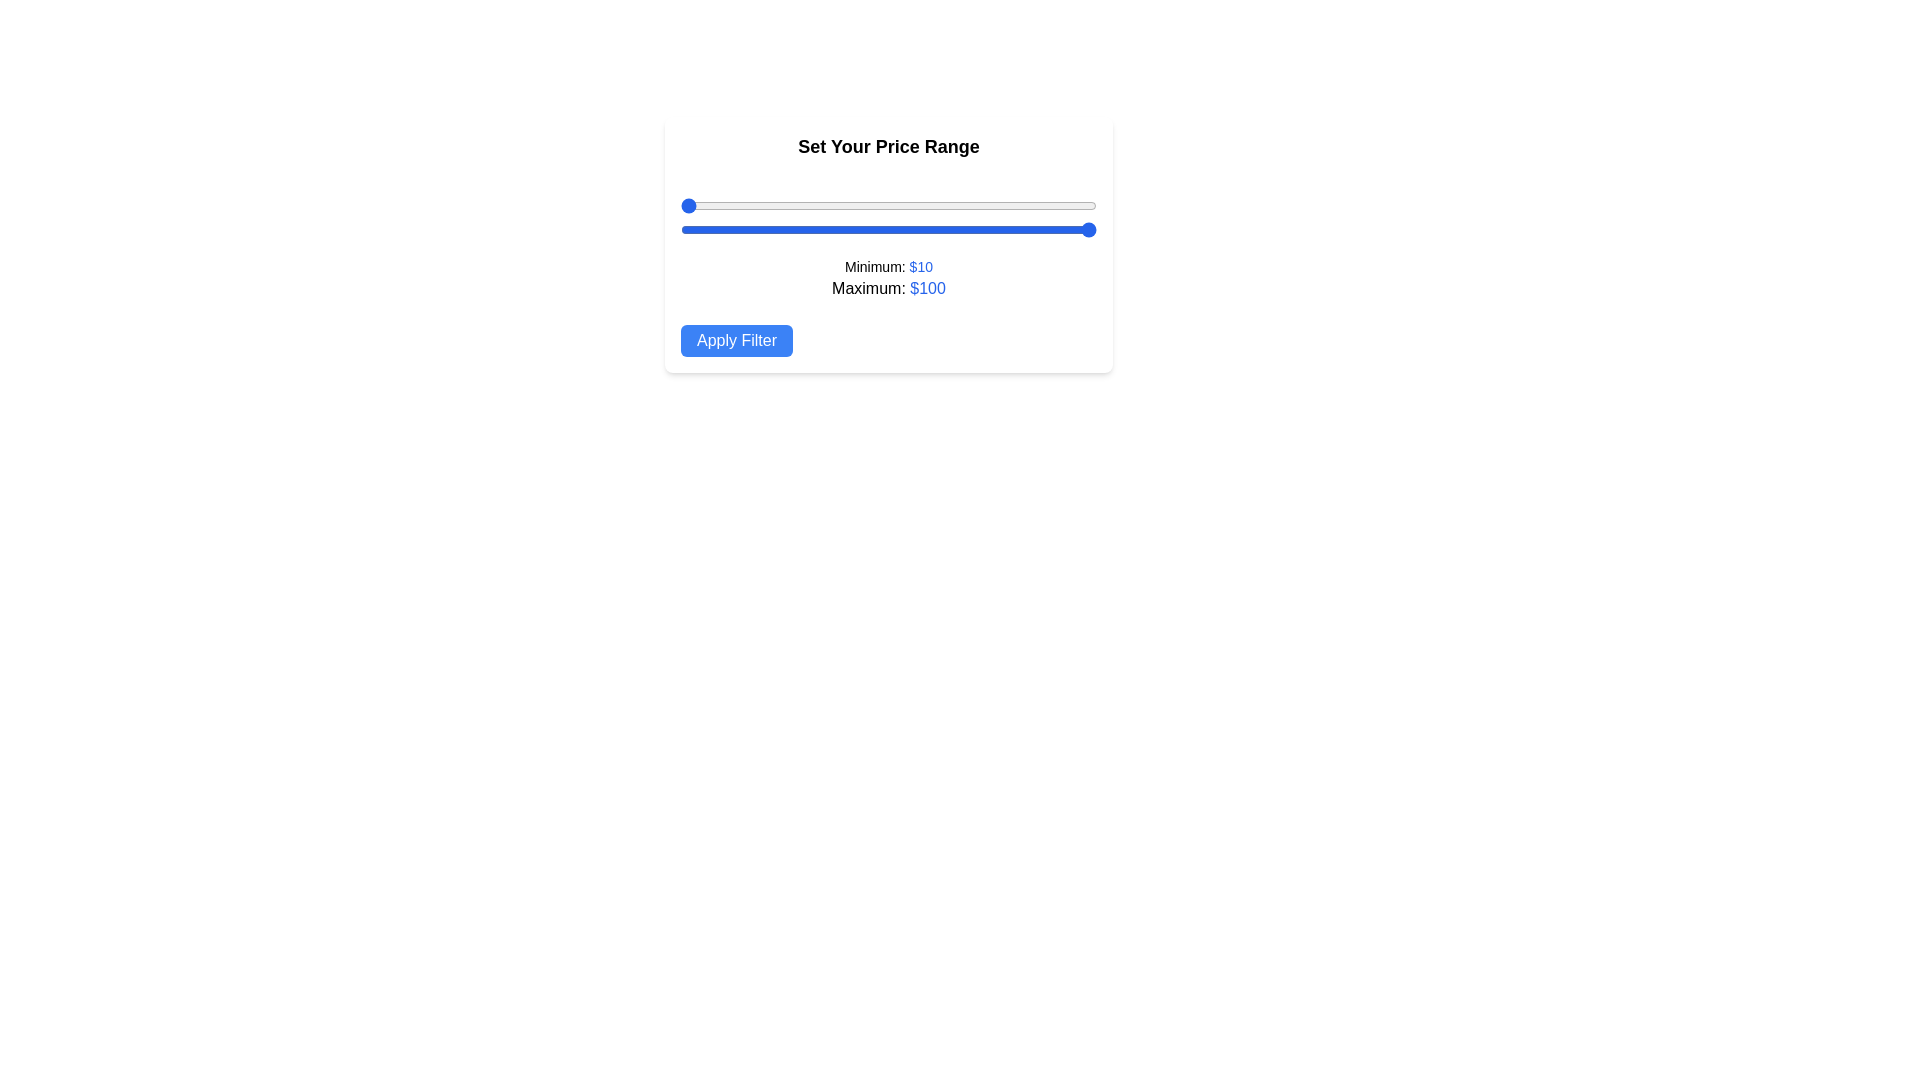  What do you see at coordinates (911, 205) in the screenshot?
I see `the slider position` at bounding box center [911, 205].